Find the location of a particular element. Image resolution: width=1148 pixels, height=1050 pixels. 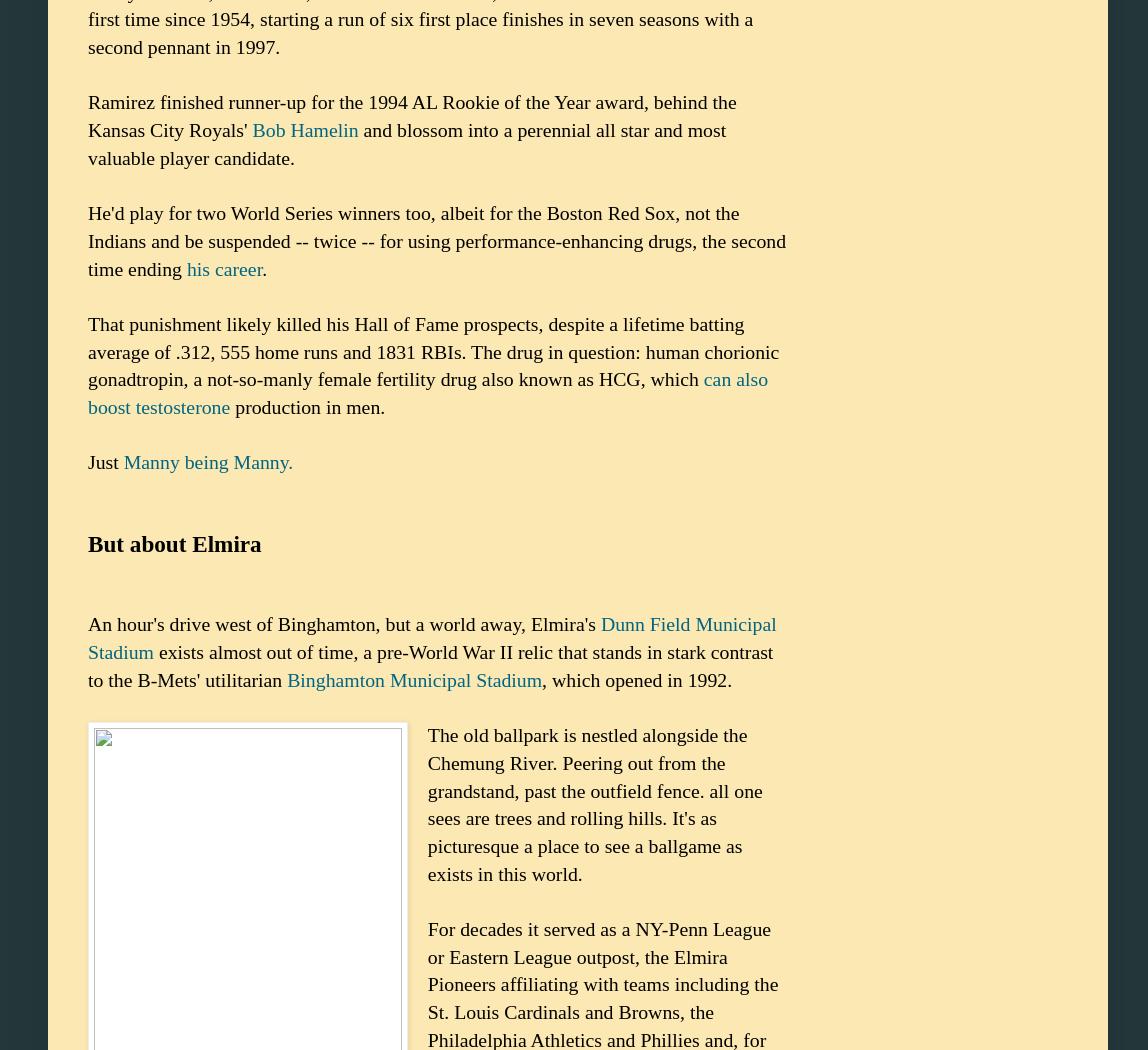

'The old ballpark is nestled alongside the Chemung River. Peering out from the grandstand, past the outfield fence. all one sees are trees and rolling hills. It's as picturesque a place to see a ballgame as exists in this world.' is located at coordinates (427, 802).